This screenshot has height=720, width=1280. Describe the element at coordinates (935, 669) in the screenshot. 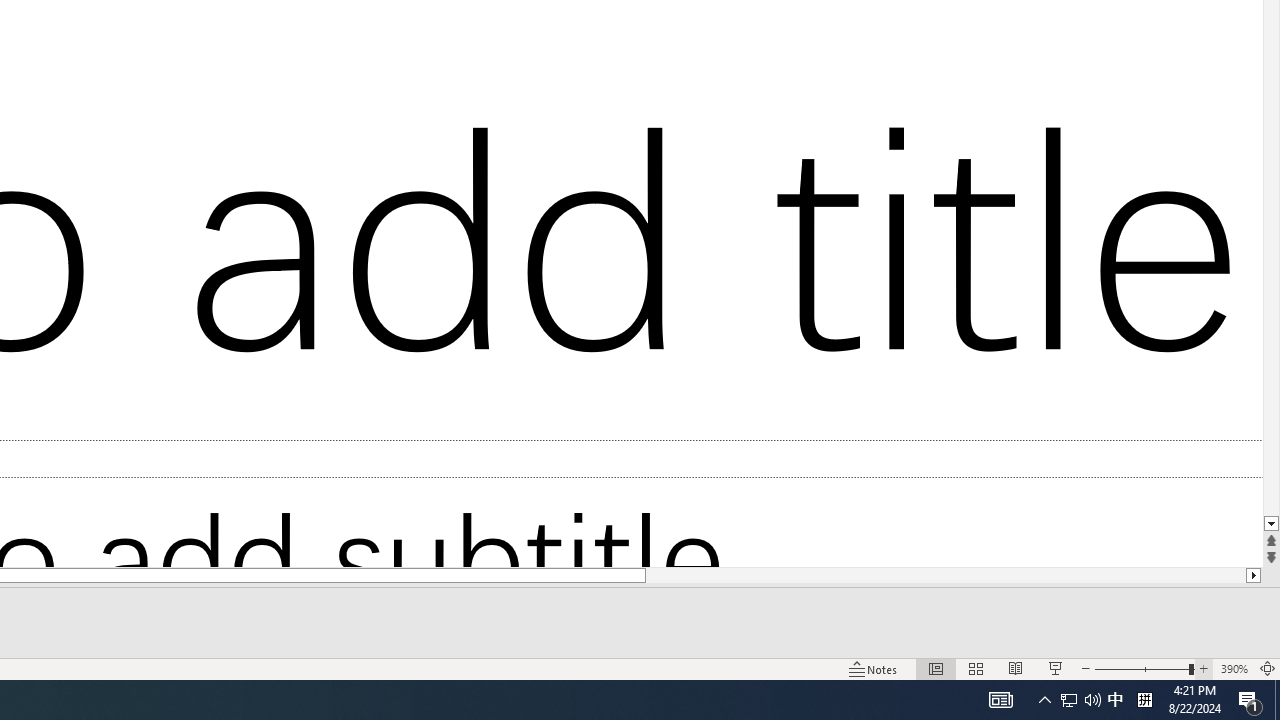

I see `'Normal'` at that location.